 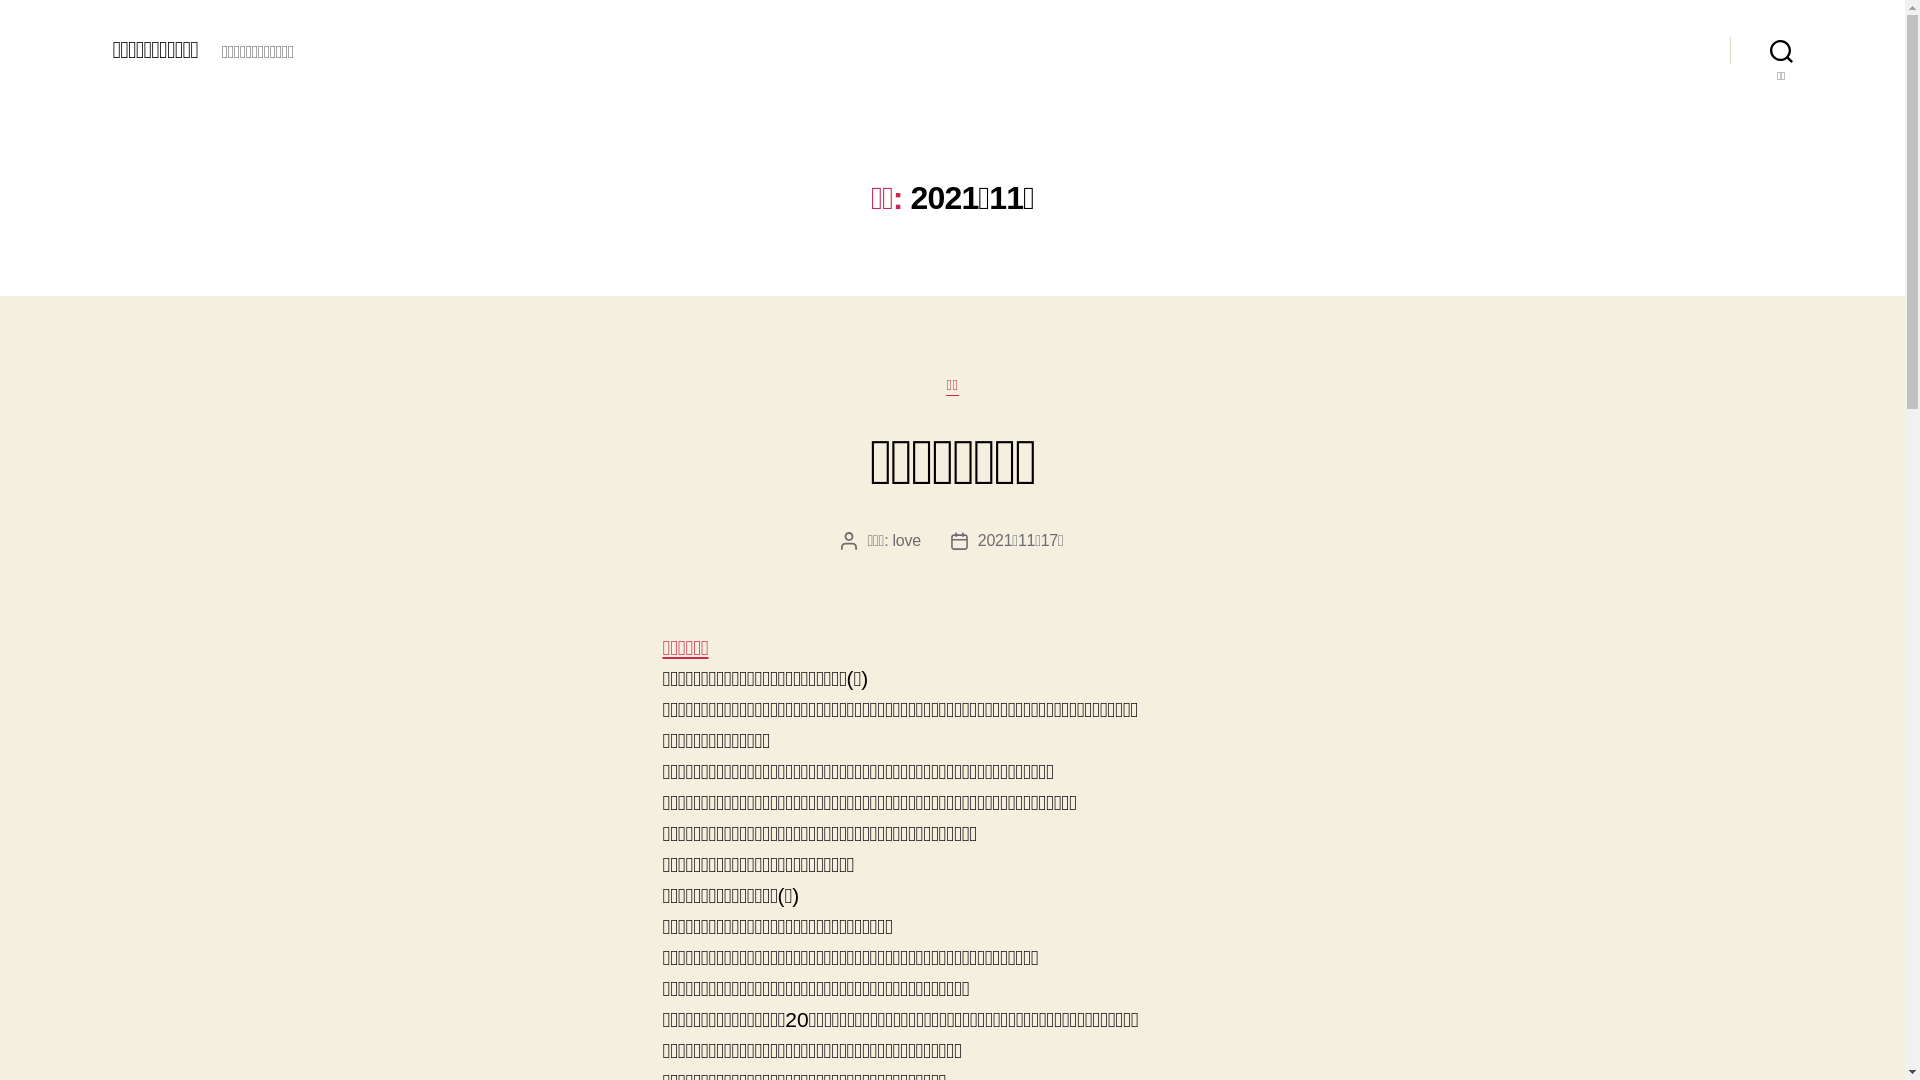 I want to click on 'love', so click(x=906, y=540).